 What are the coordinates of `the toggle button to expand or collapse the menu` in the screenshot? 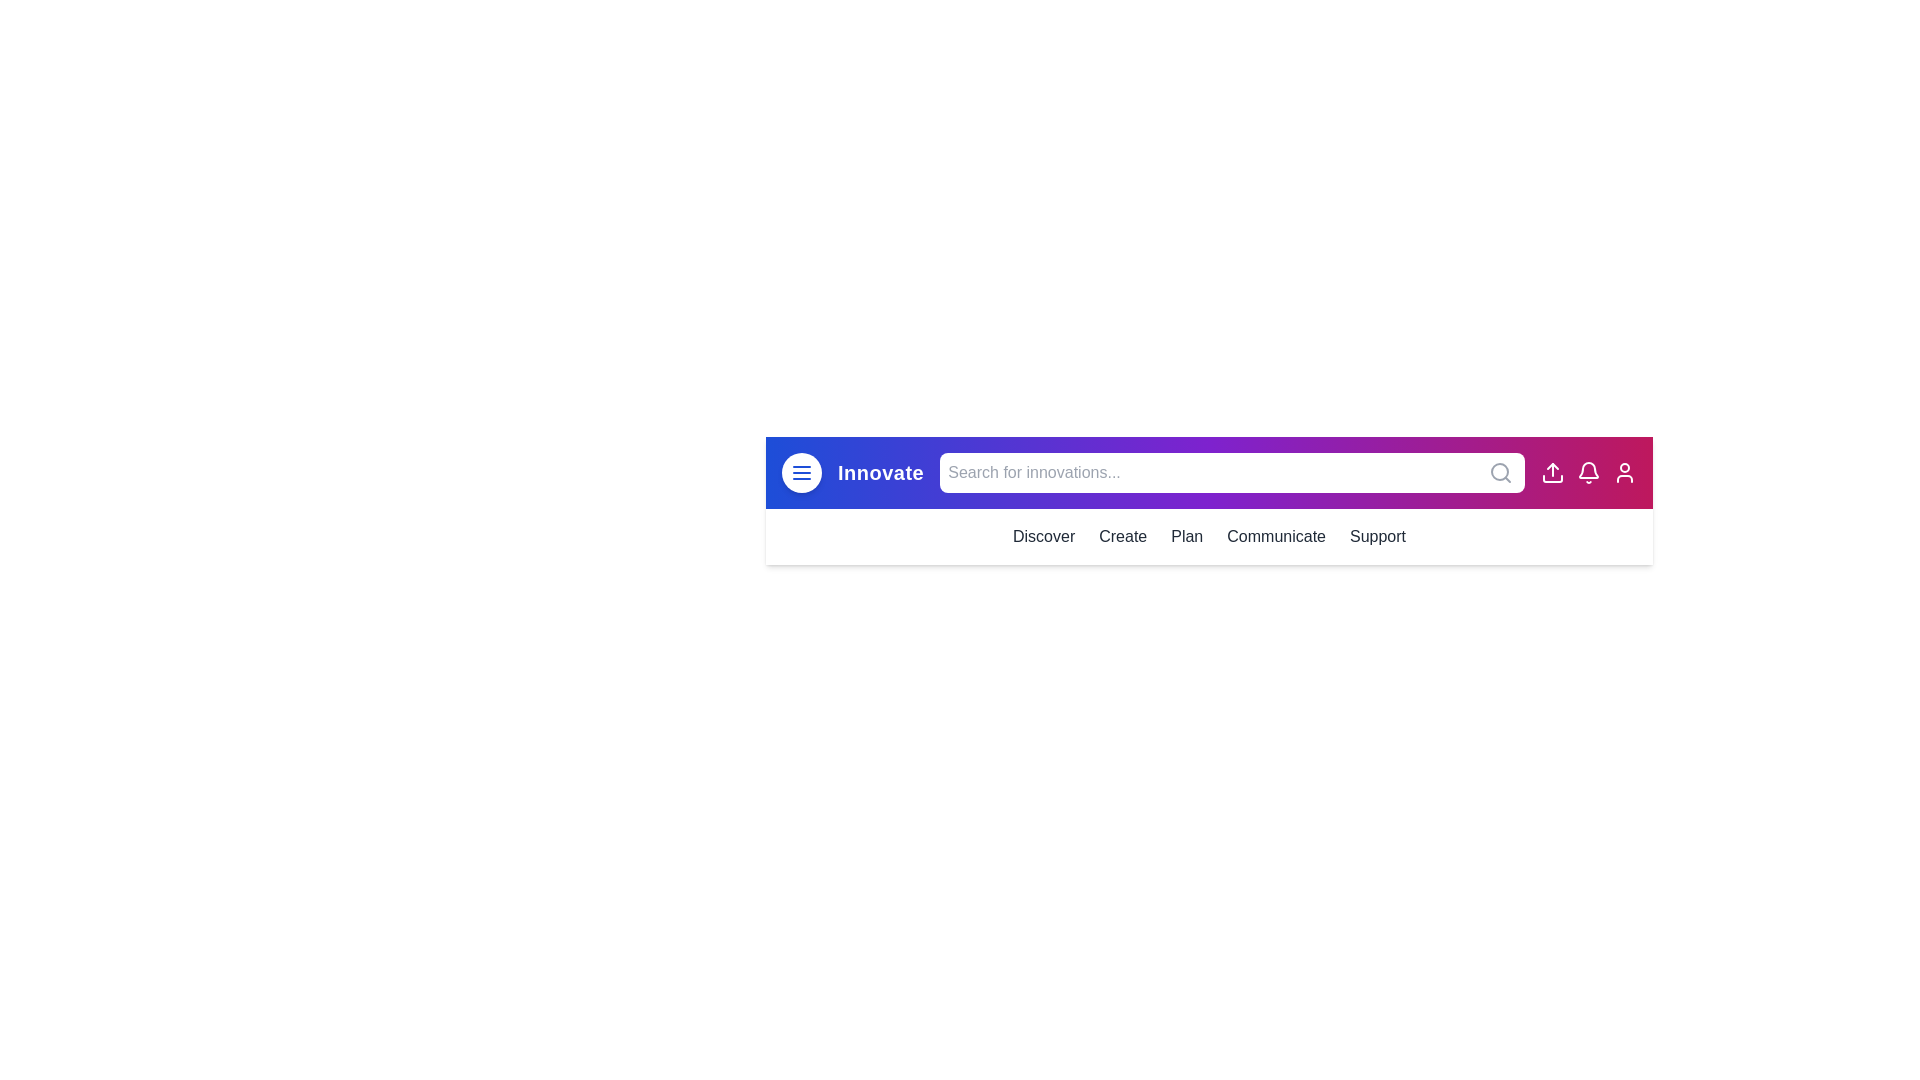 It's located at (801, 473).